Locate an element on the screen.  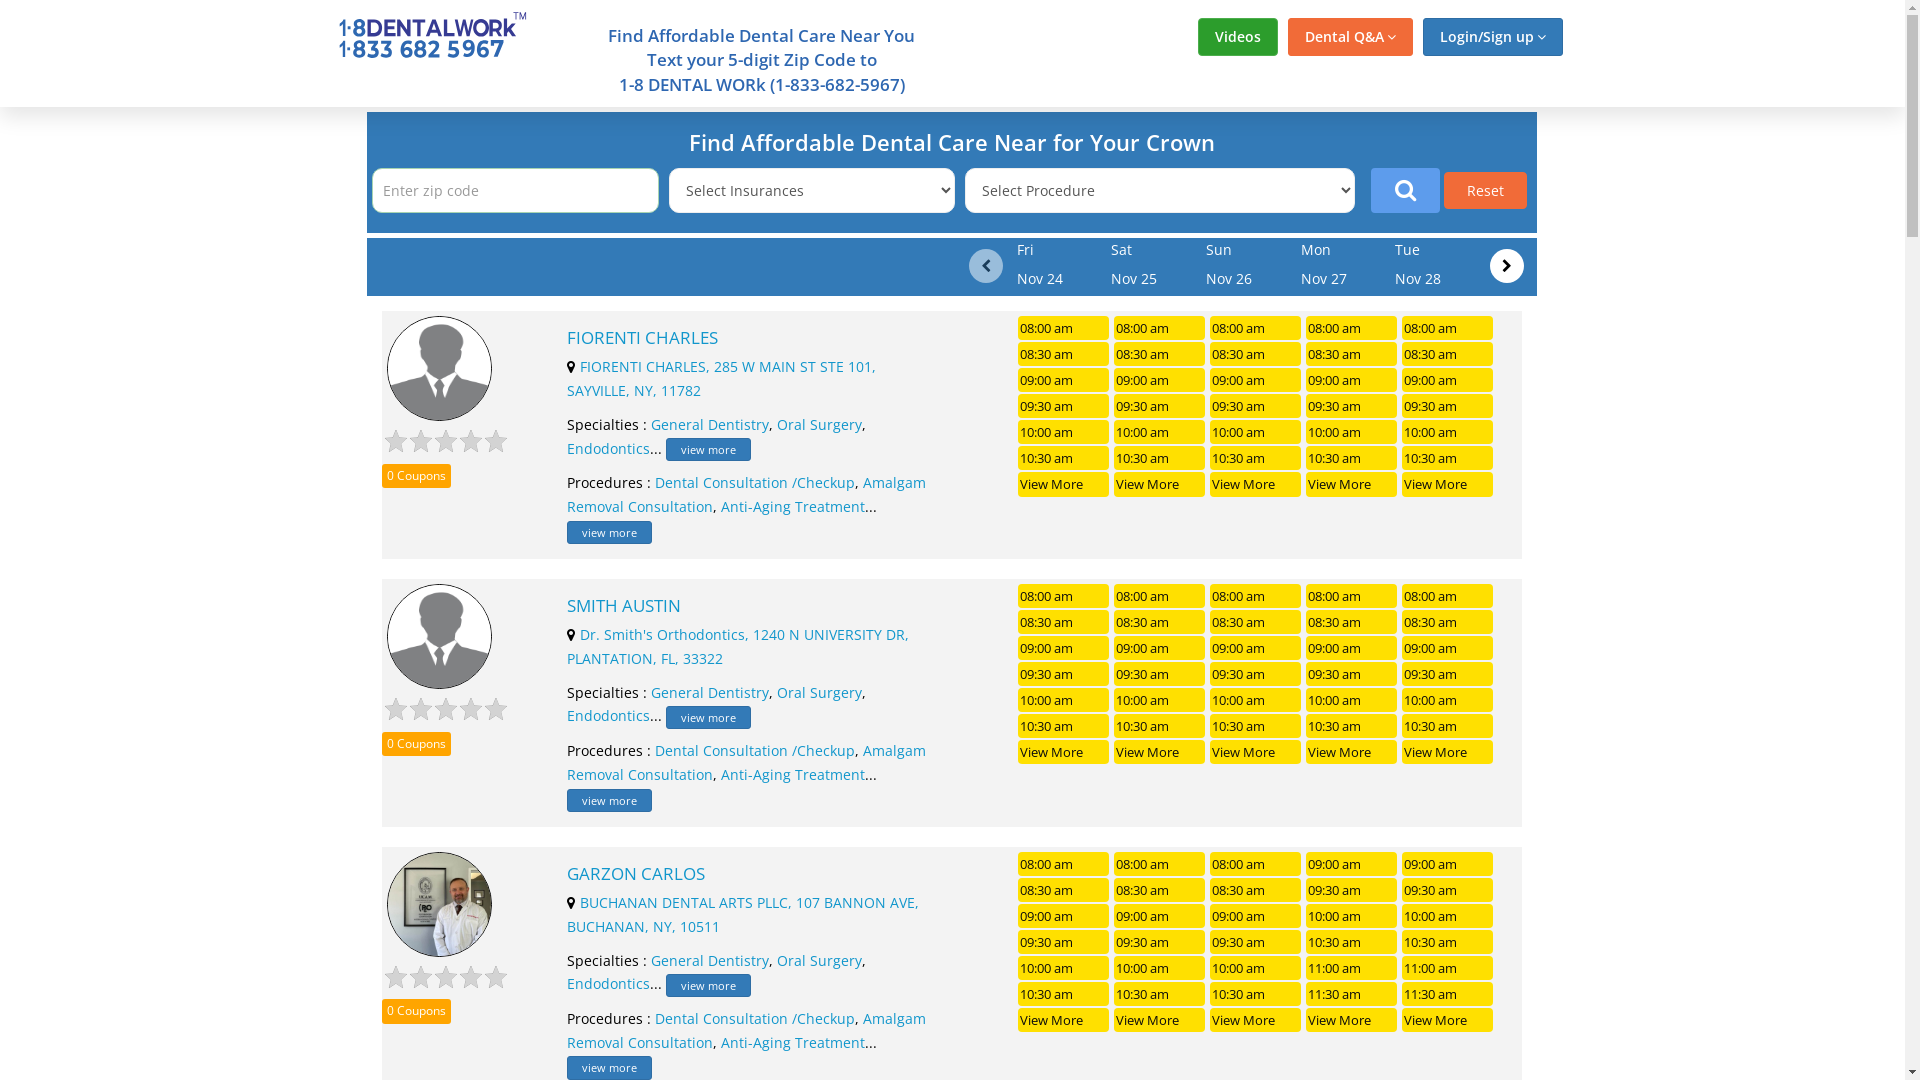
'Reset' is located at coordinates (1485, 190).